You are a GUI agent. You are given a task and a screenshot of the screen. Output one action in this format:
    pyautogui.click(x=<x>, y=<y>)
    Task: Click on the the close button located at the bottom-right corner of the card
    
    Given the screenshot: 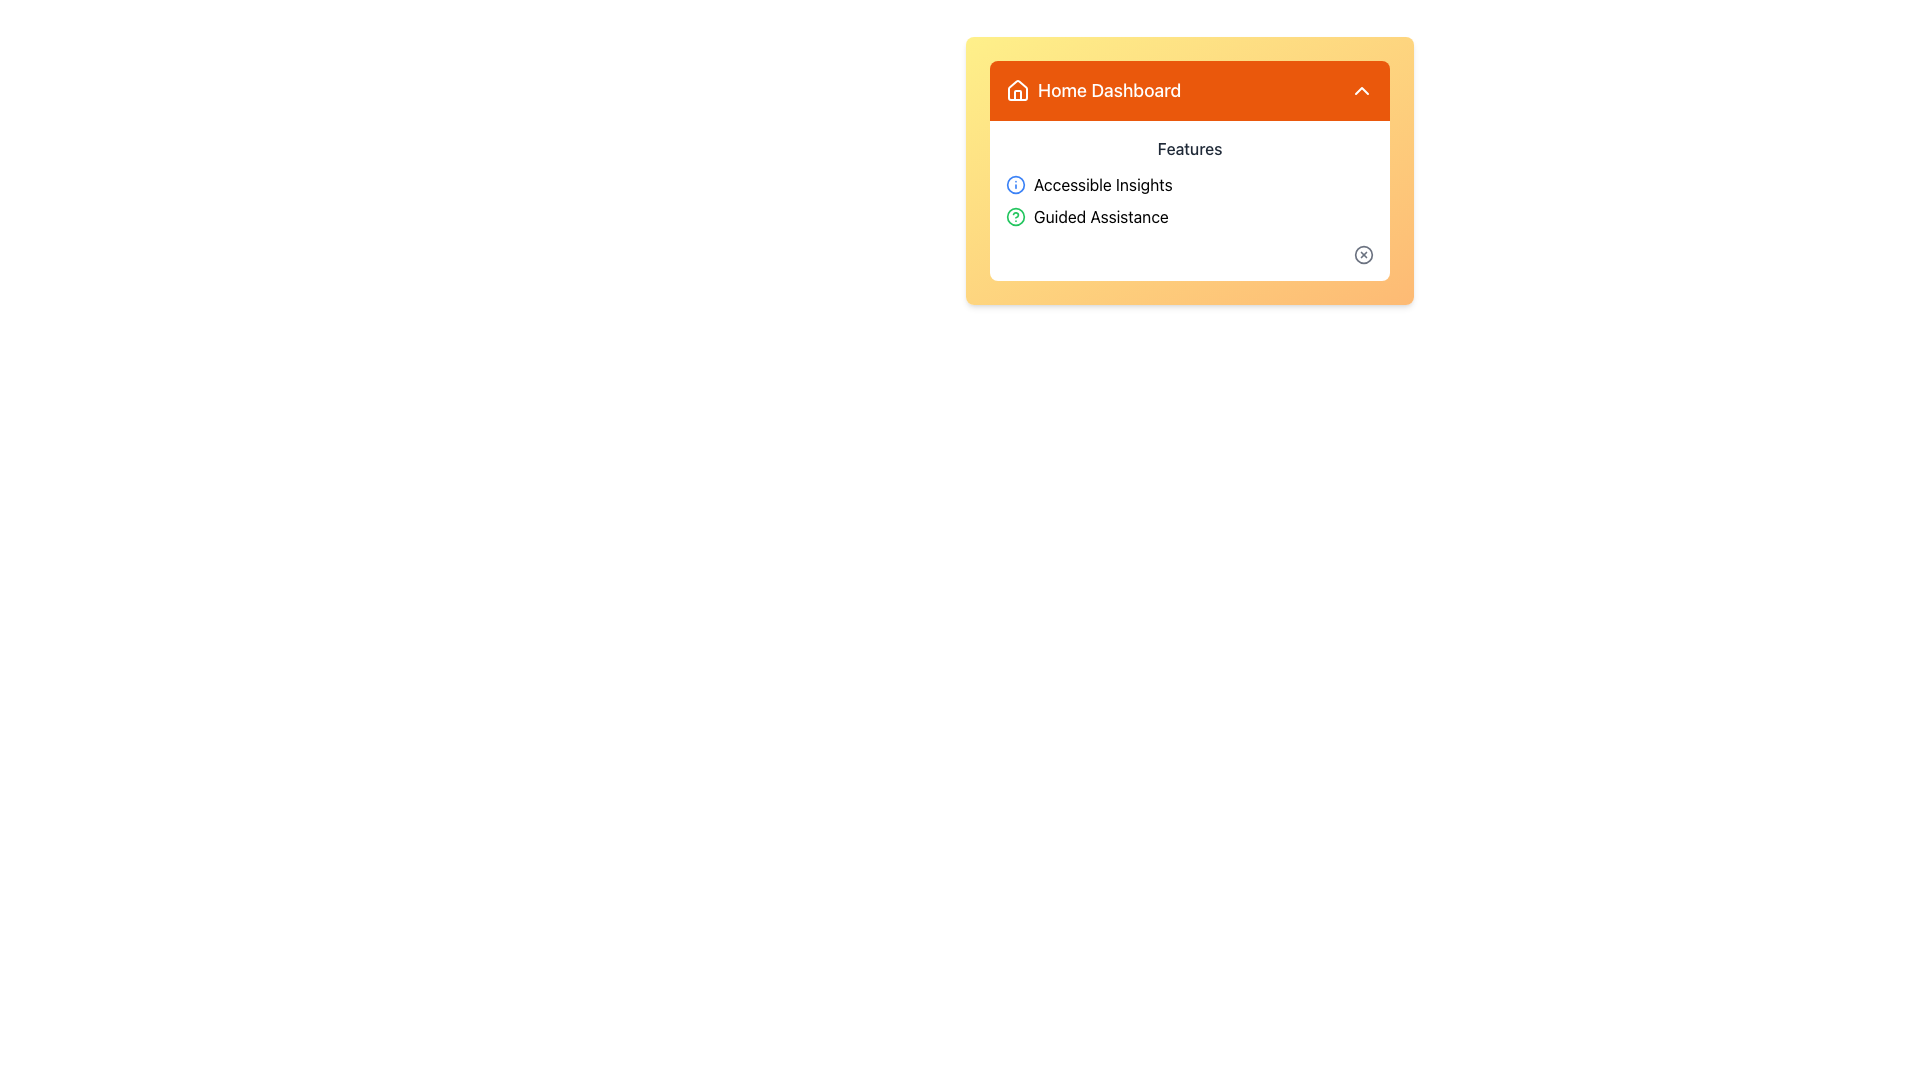 What is the action you would take?
    pyautogui.click(x=1362, y=253)
    